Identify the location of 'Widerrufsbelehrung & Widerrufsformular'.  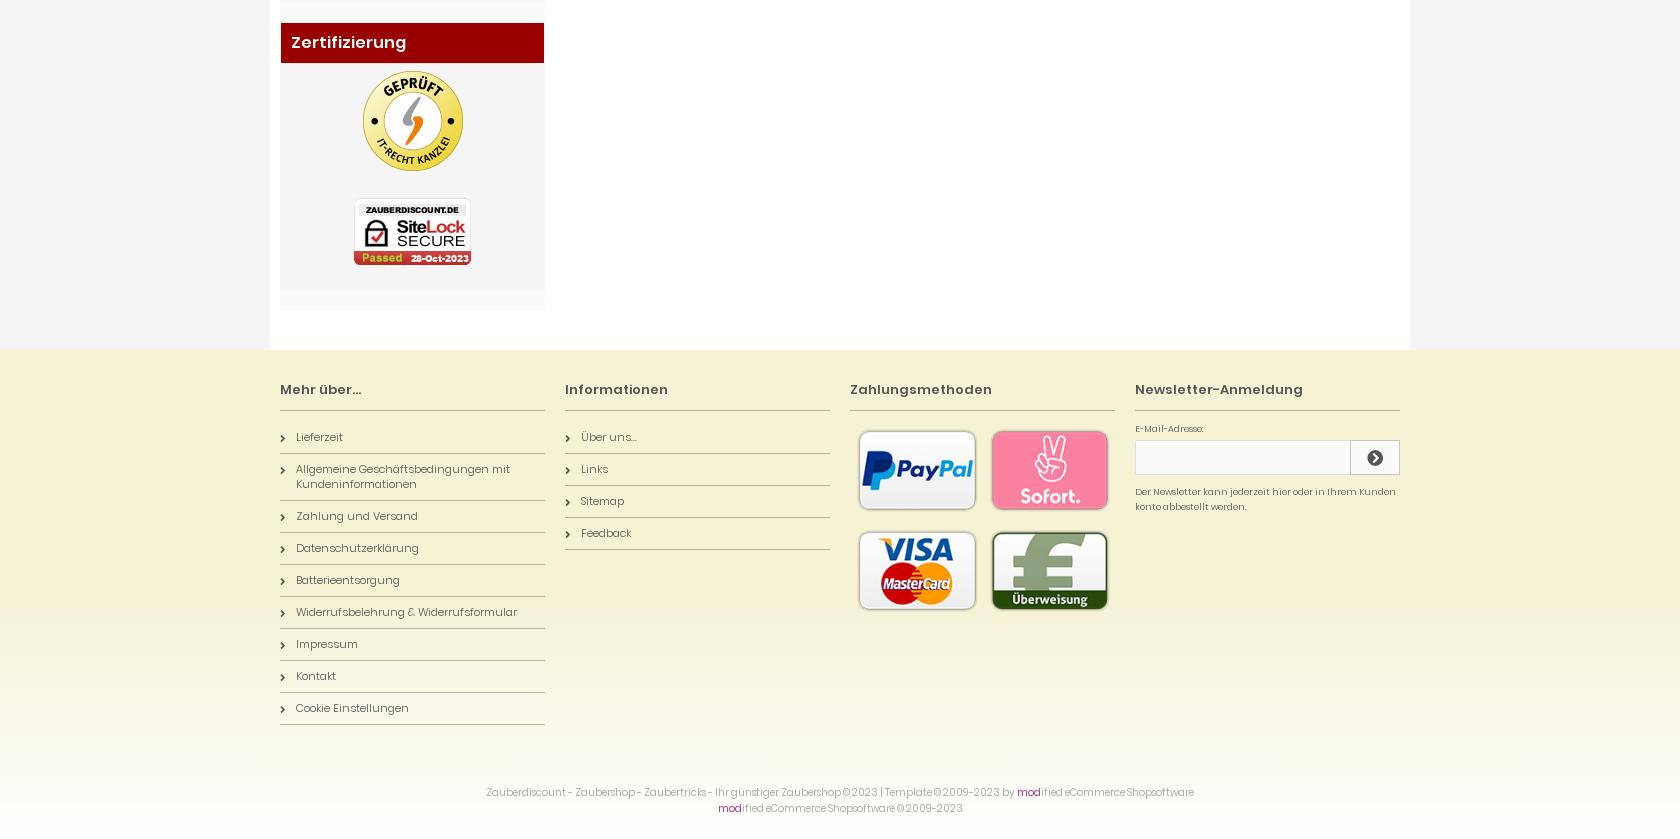
(406, 610).